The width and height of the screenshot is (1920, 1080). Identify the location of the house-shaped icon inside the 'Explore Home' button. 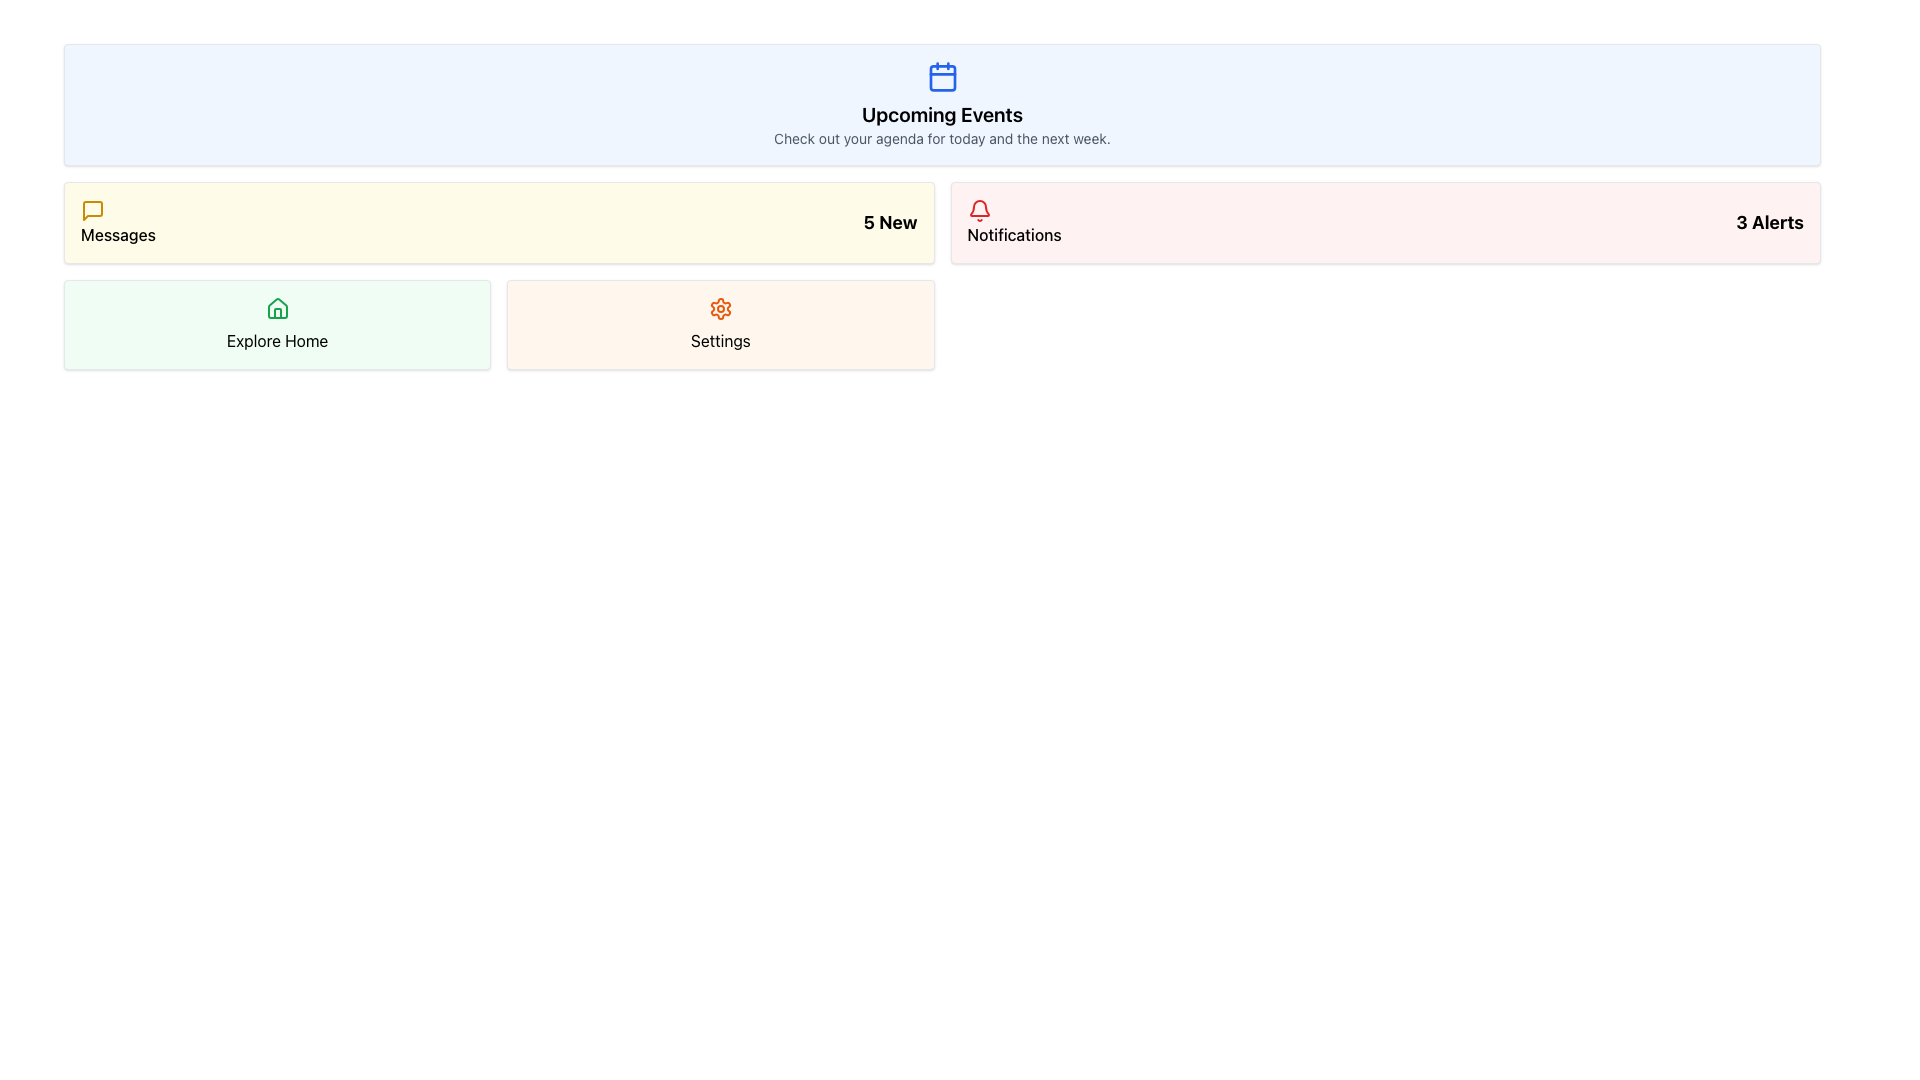
(276, 308).